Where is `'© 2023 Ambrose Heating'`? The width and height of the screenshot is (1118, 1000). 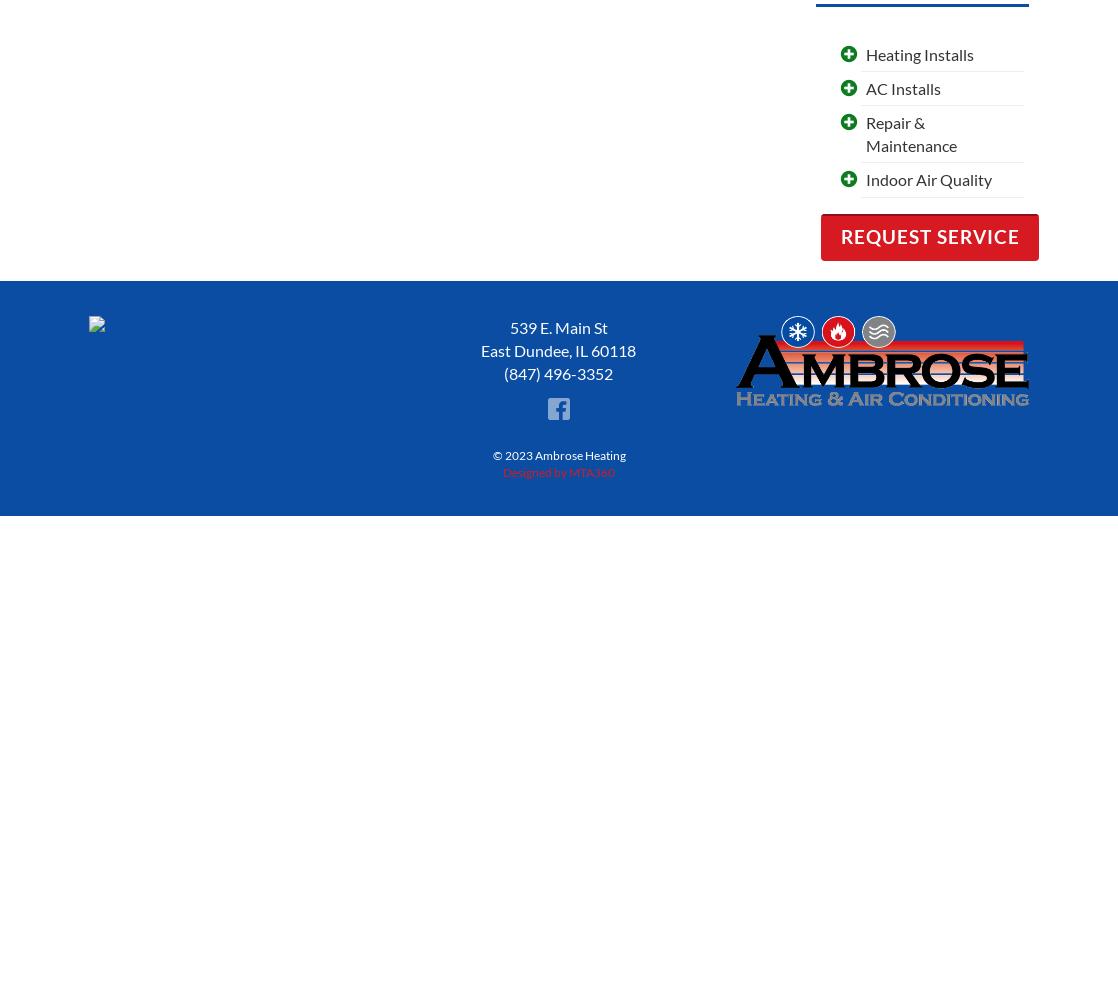
'© 2023 Ambrose Heating' is located at coordinates (557, 453).